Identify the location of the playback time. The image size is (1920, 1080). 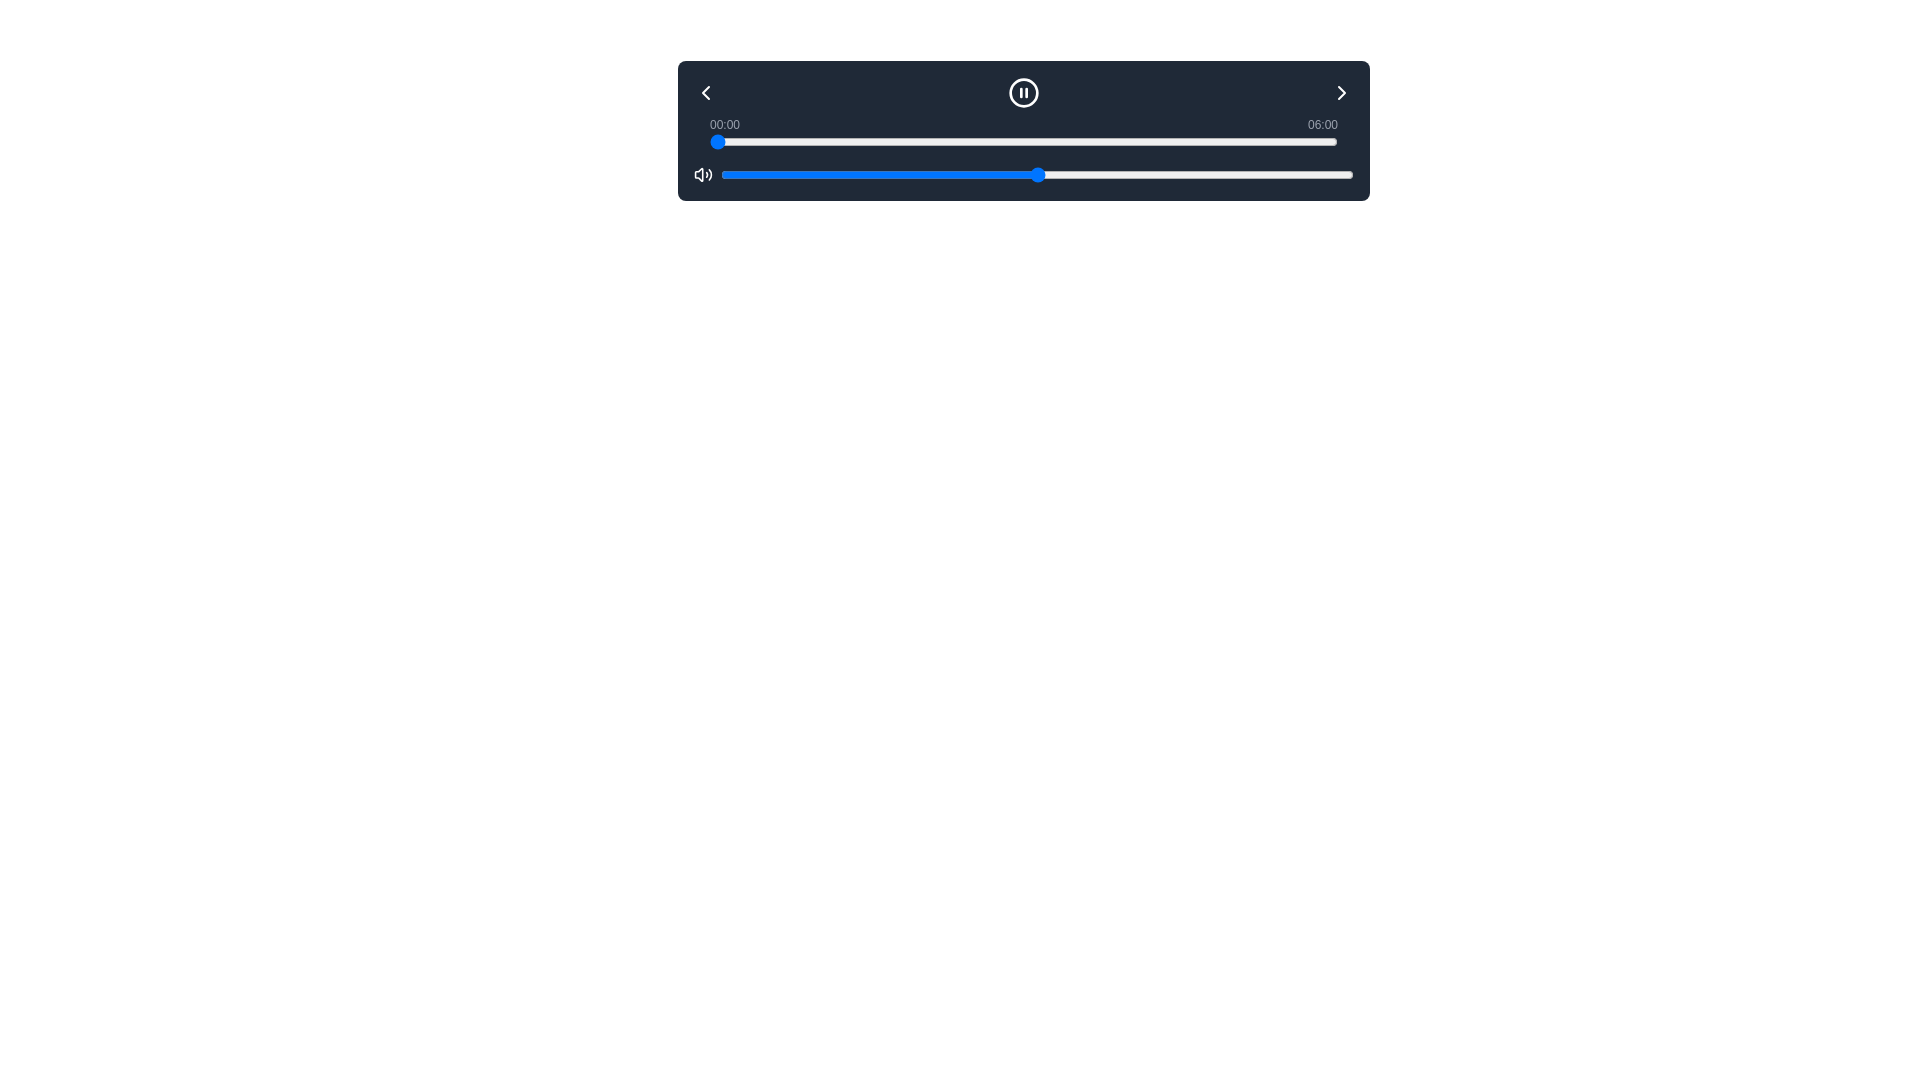
(1251, 141).